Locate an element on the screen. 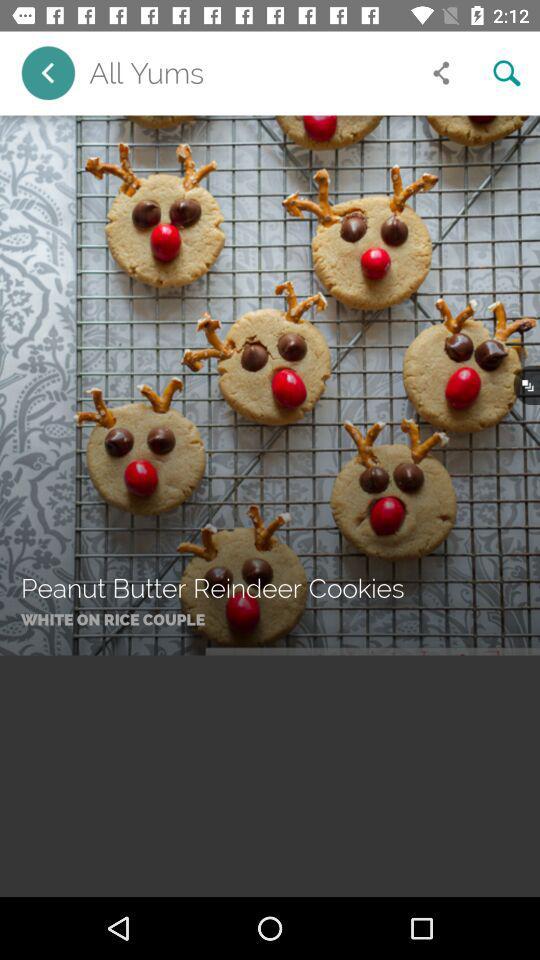  the icon to the right of the all yums item is located at coordinates (441, 73).